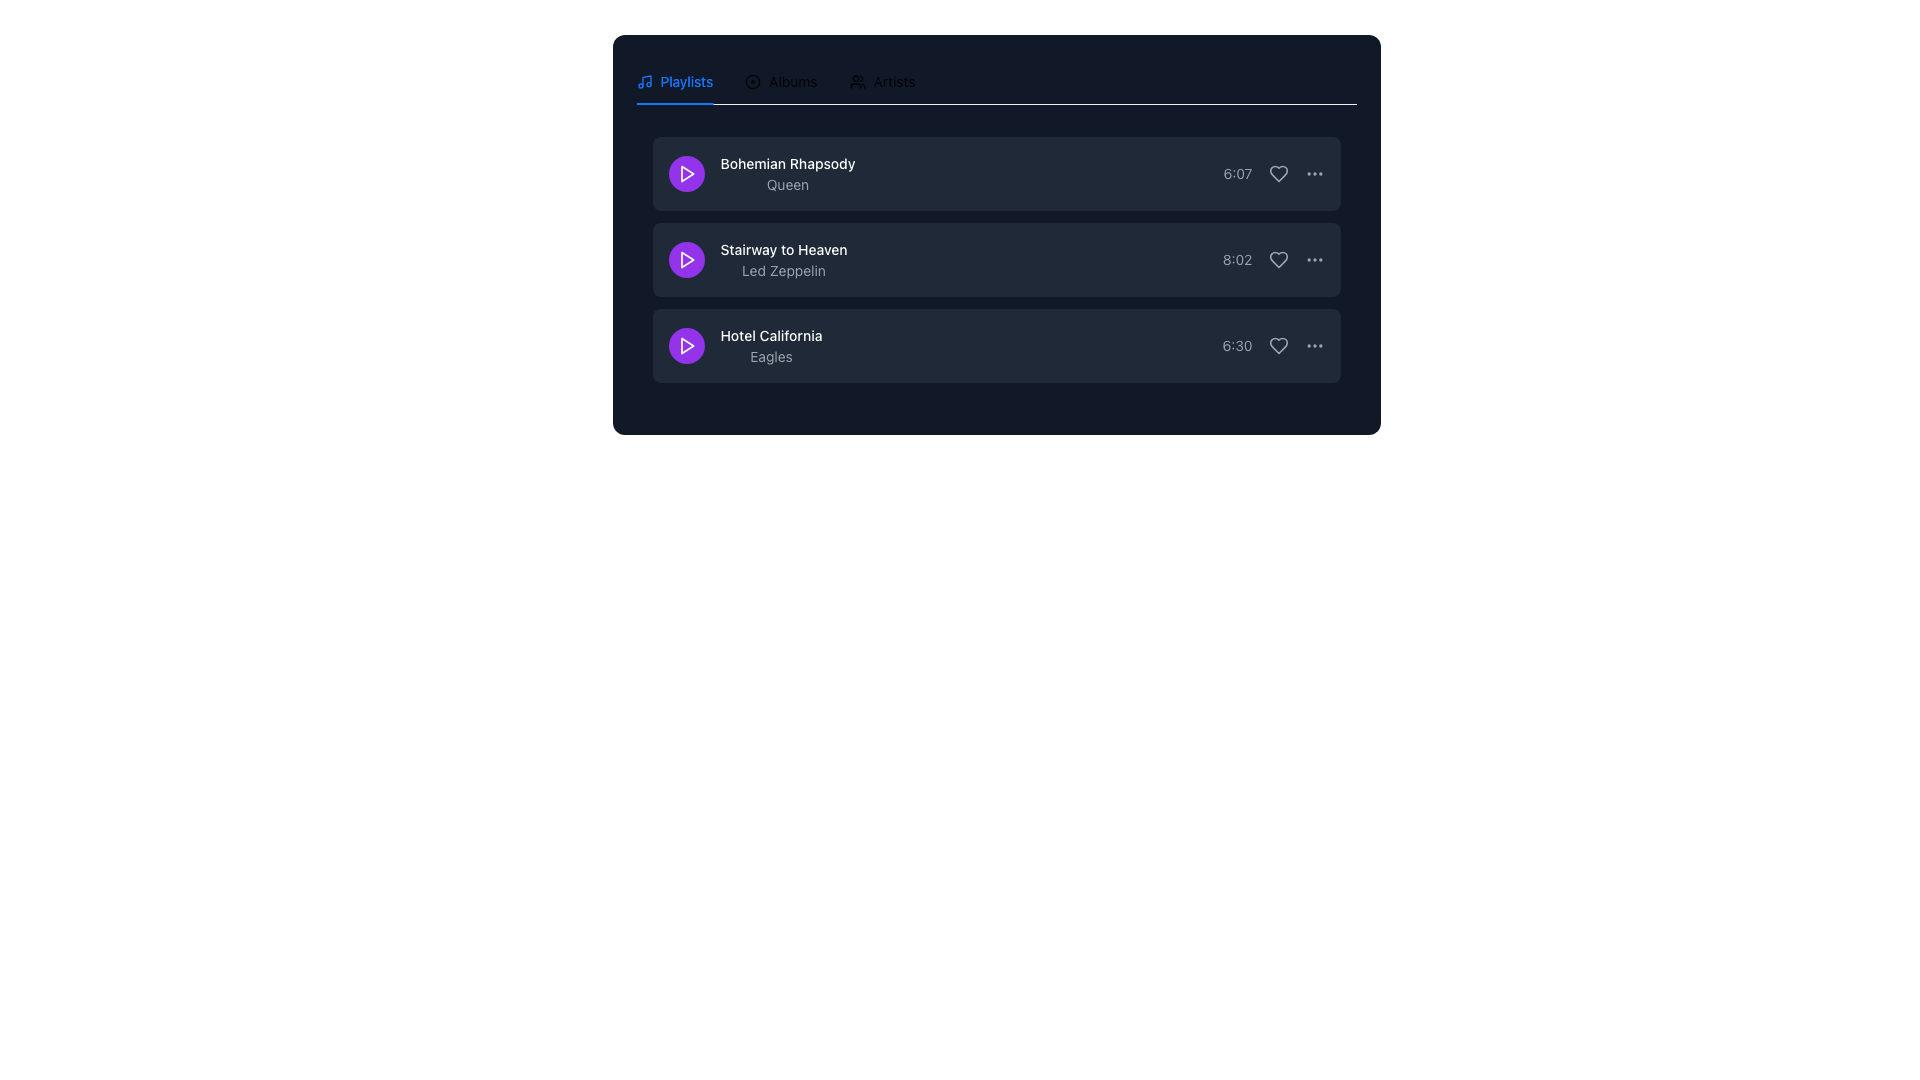 The width and height of the screenshot is (1920, 1080). I want to click on the first navigation tab labeled 'Playlists' located at the top-left section of the interface, so click(674, 80).